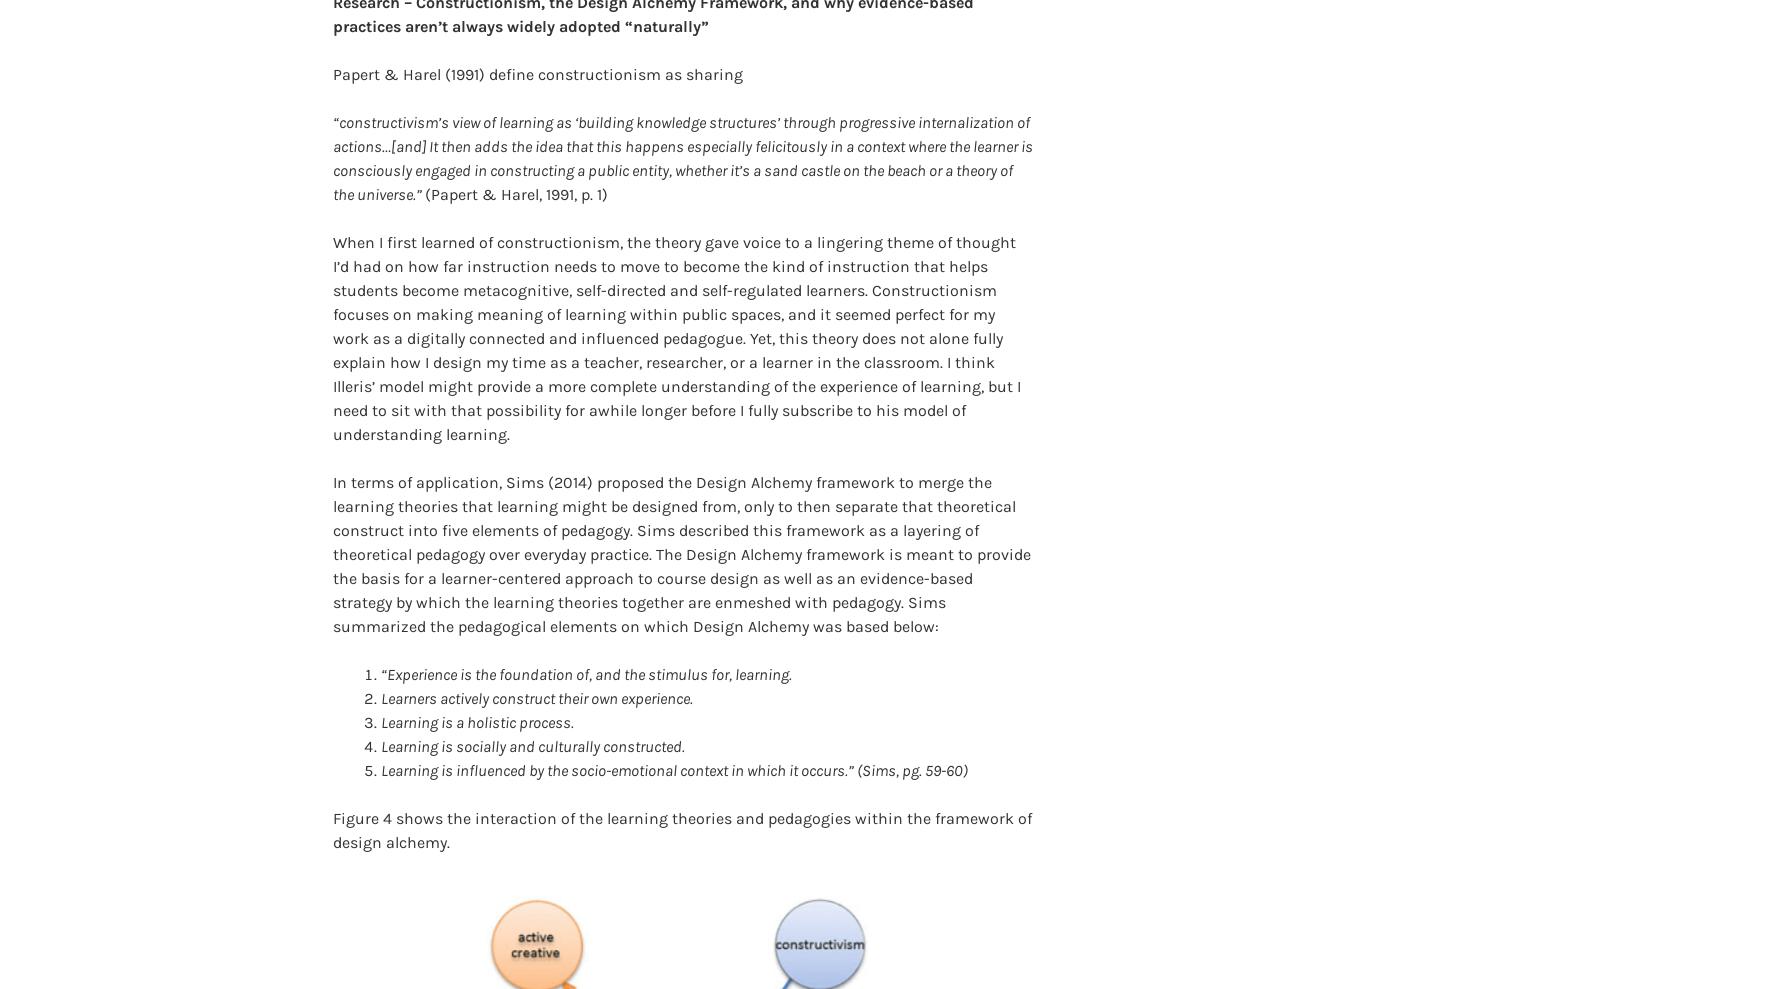 Image resolution: width=1786 pixels, height=989 pixels. I want to click on 'Learning is a holistic process.', so click(476, 689).